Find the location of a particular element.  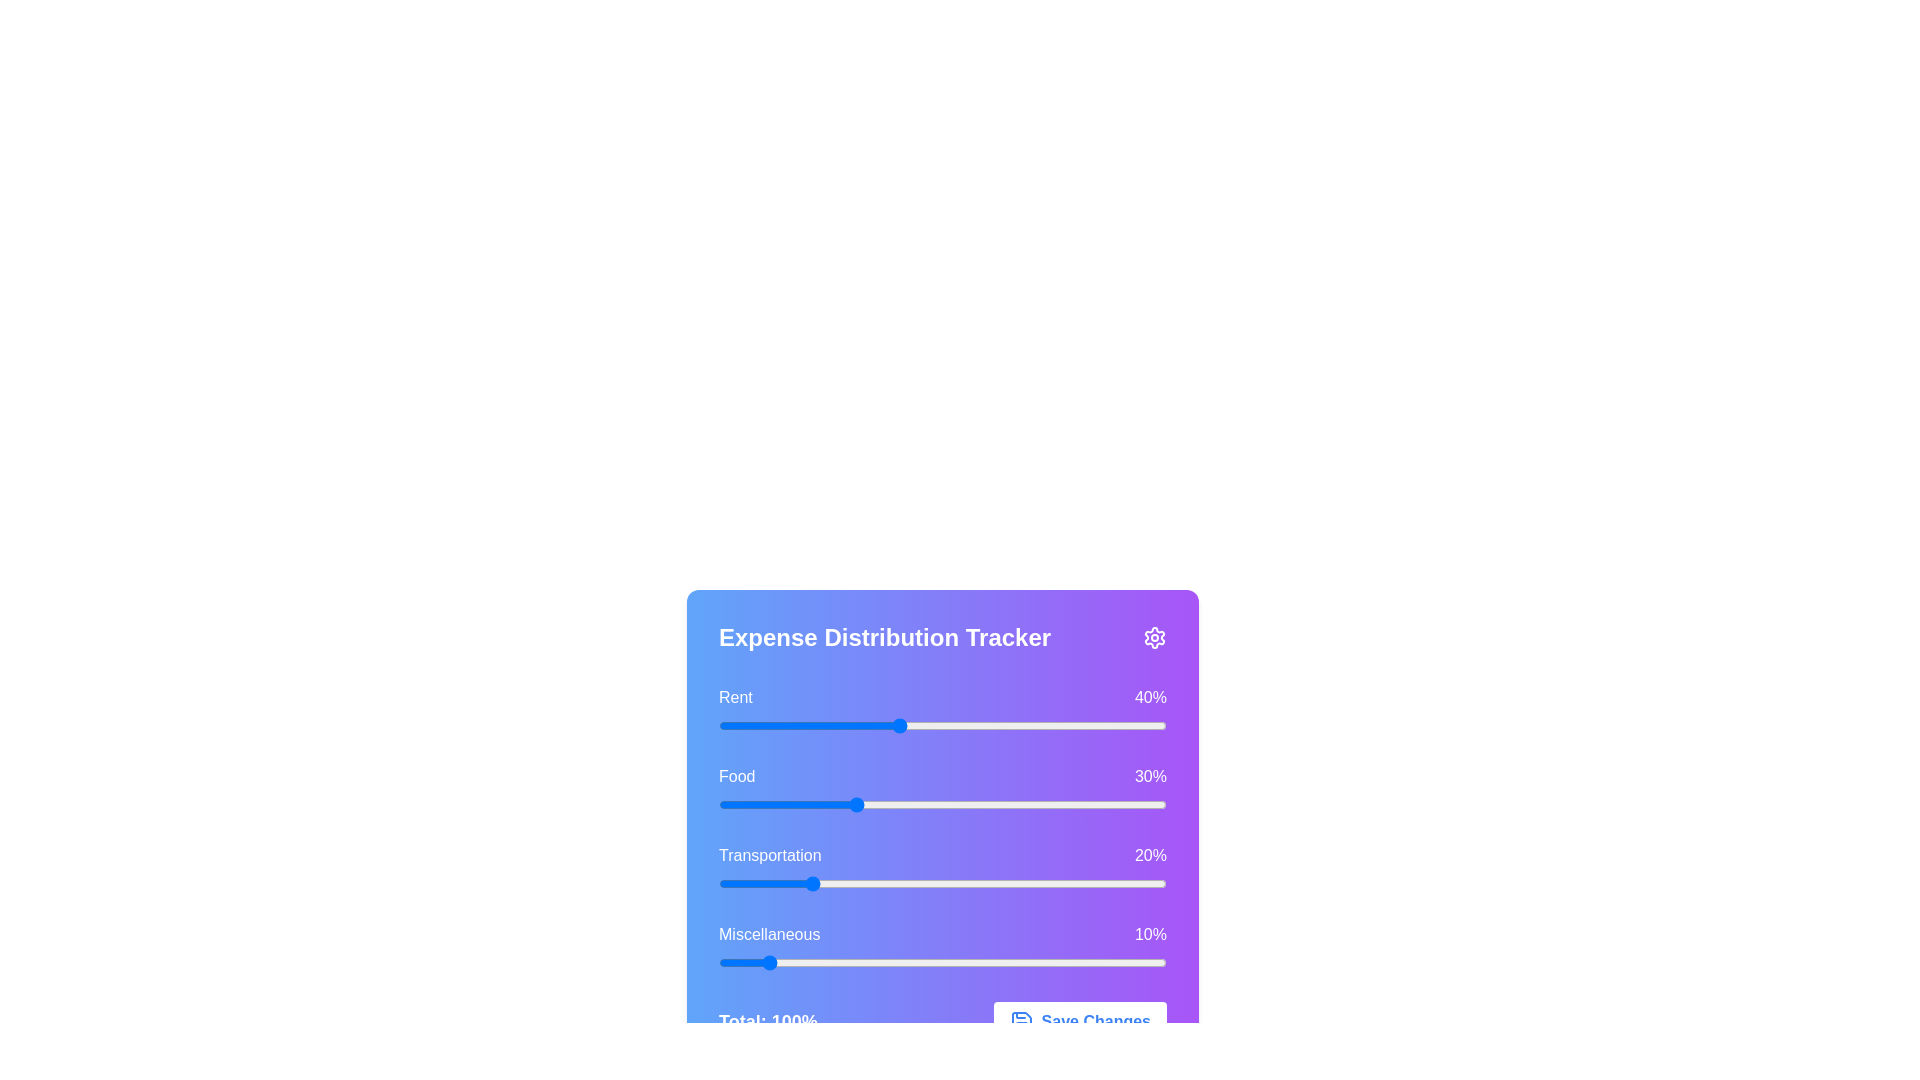

the Rent percentage is located at coordinates (794, 725).